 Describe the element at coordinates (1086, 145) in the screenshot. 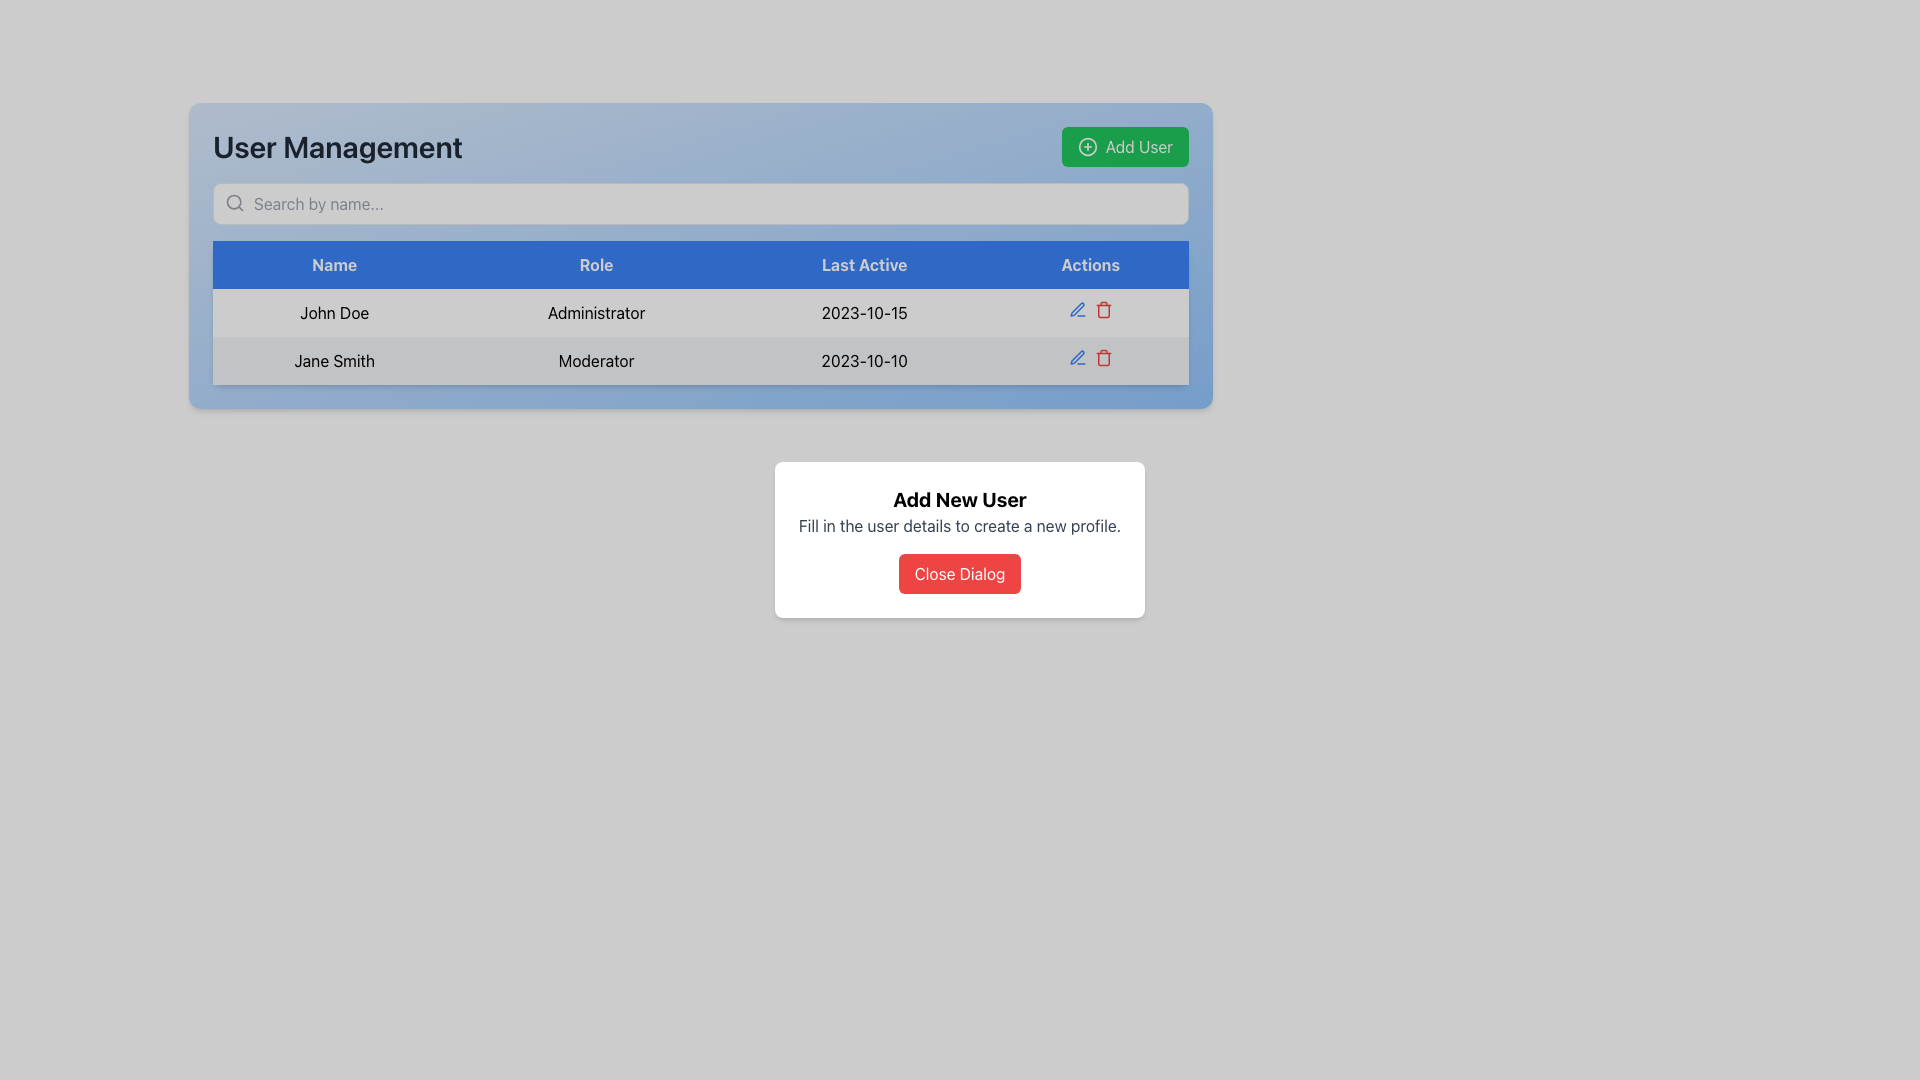

I see `the 'Add User' icon located at the top-right of the user management panel` at that location.